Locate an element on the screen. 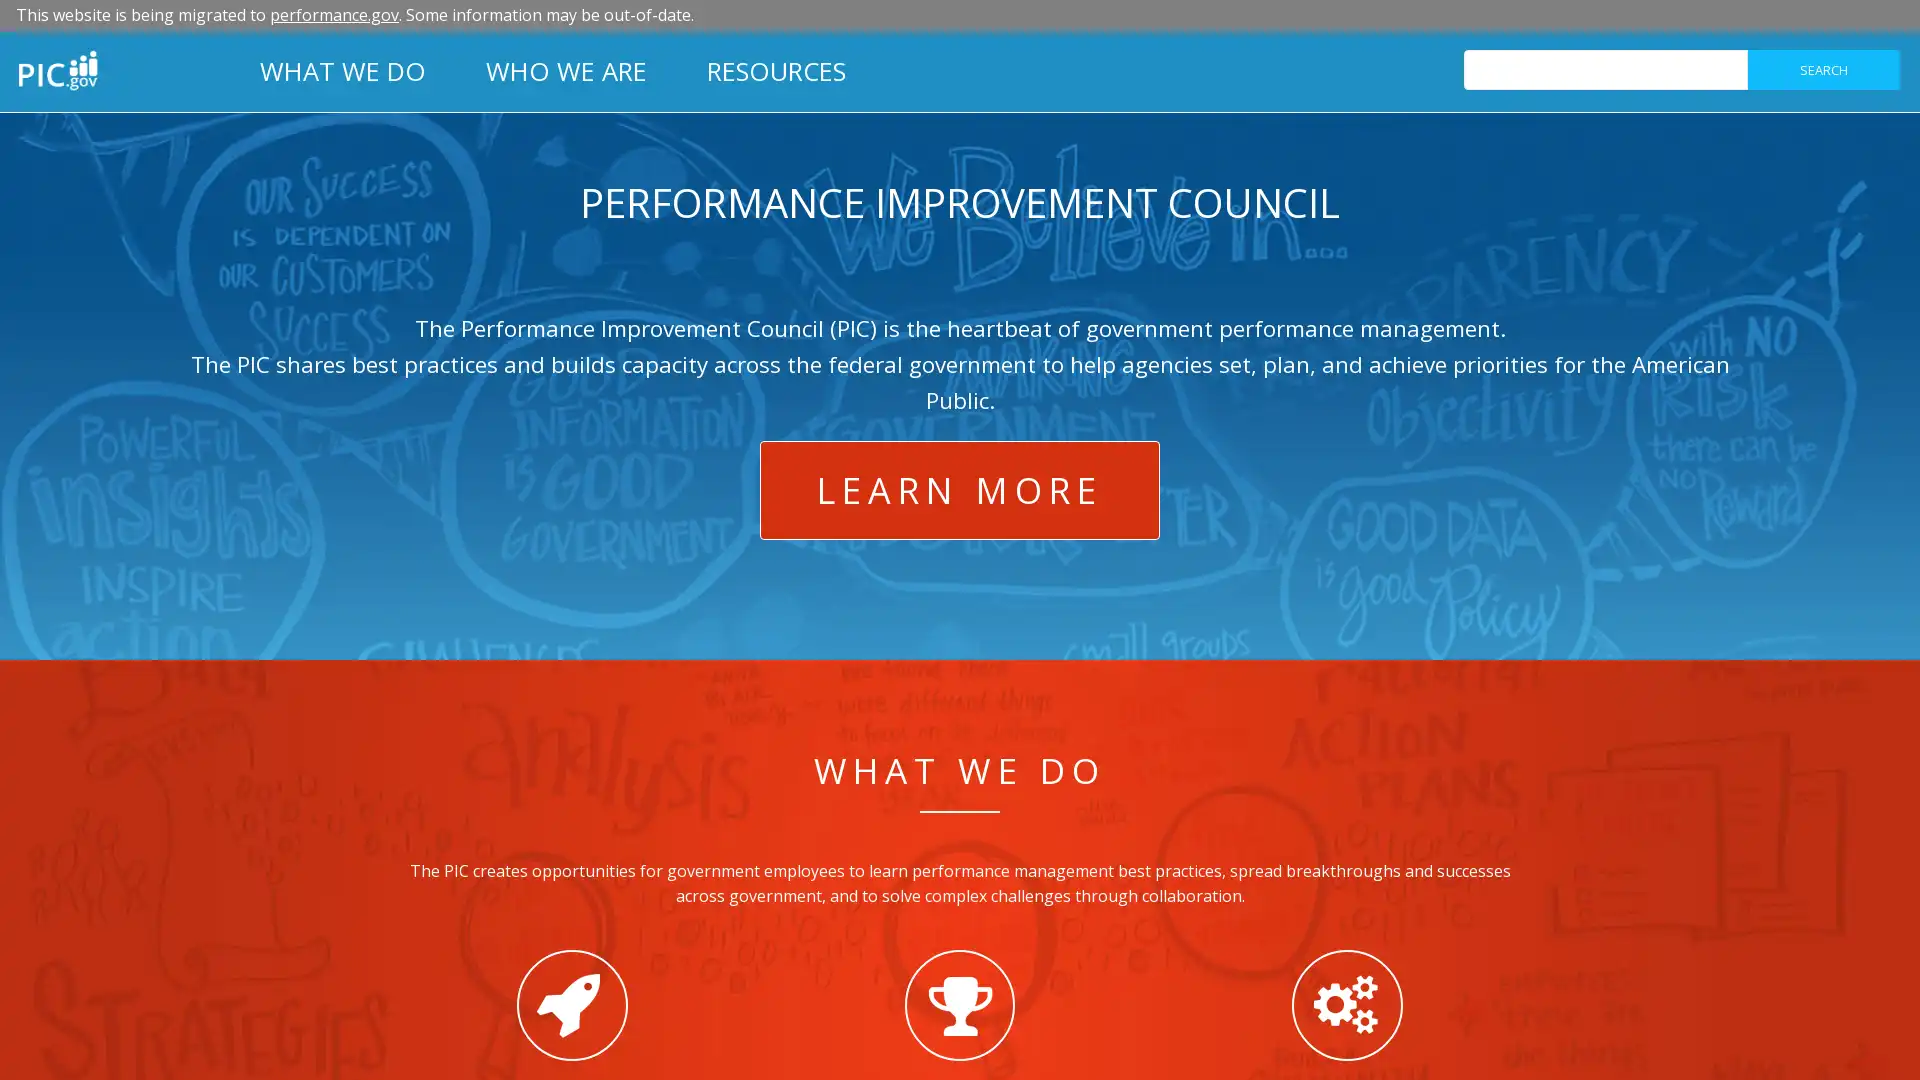  Search is located at coordinates (1823, 68).